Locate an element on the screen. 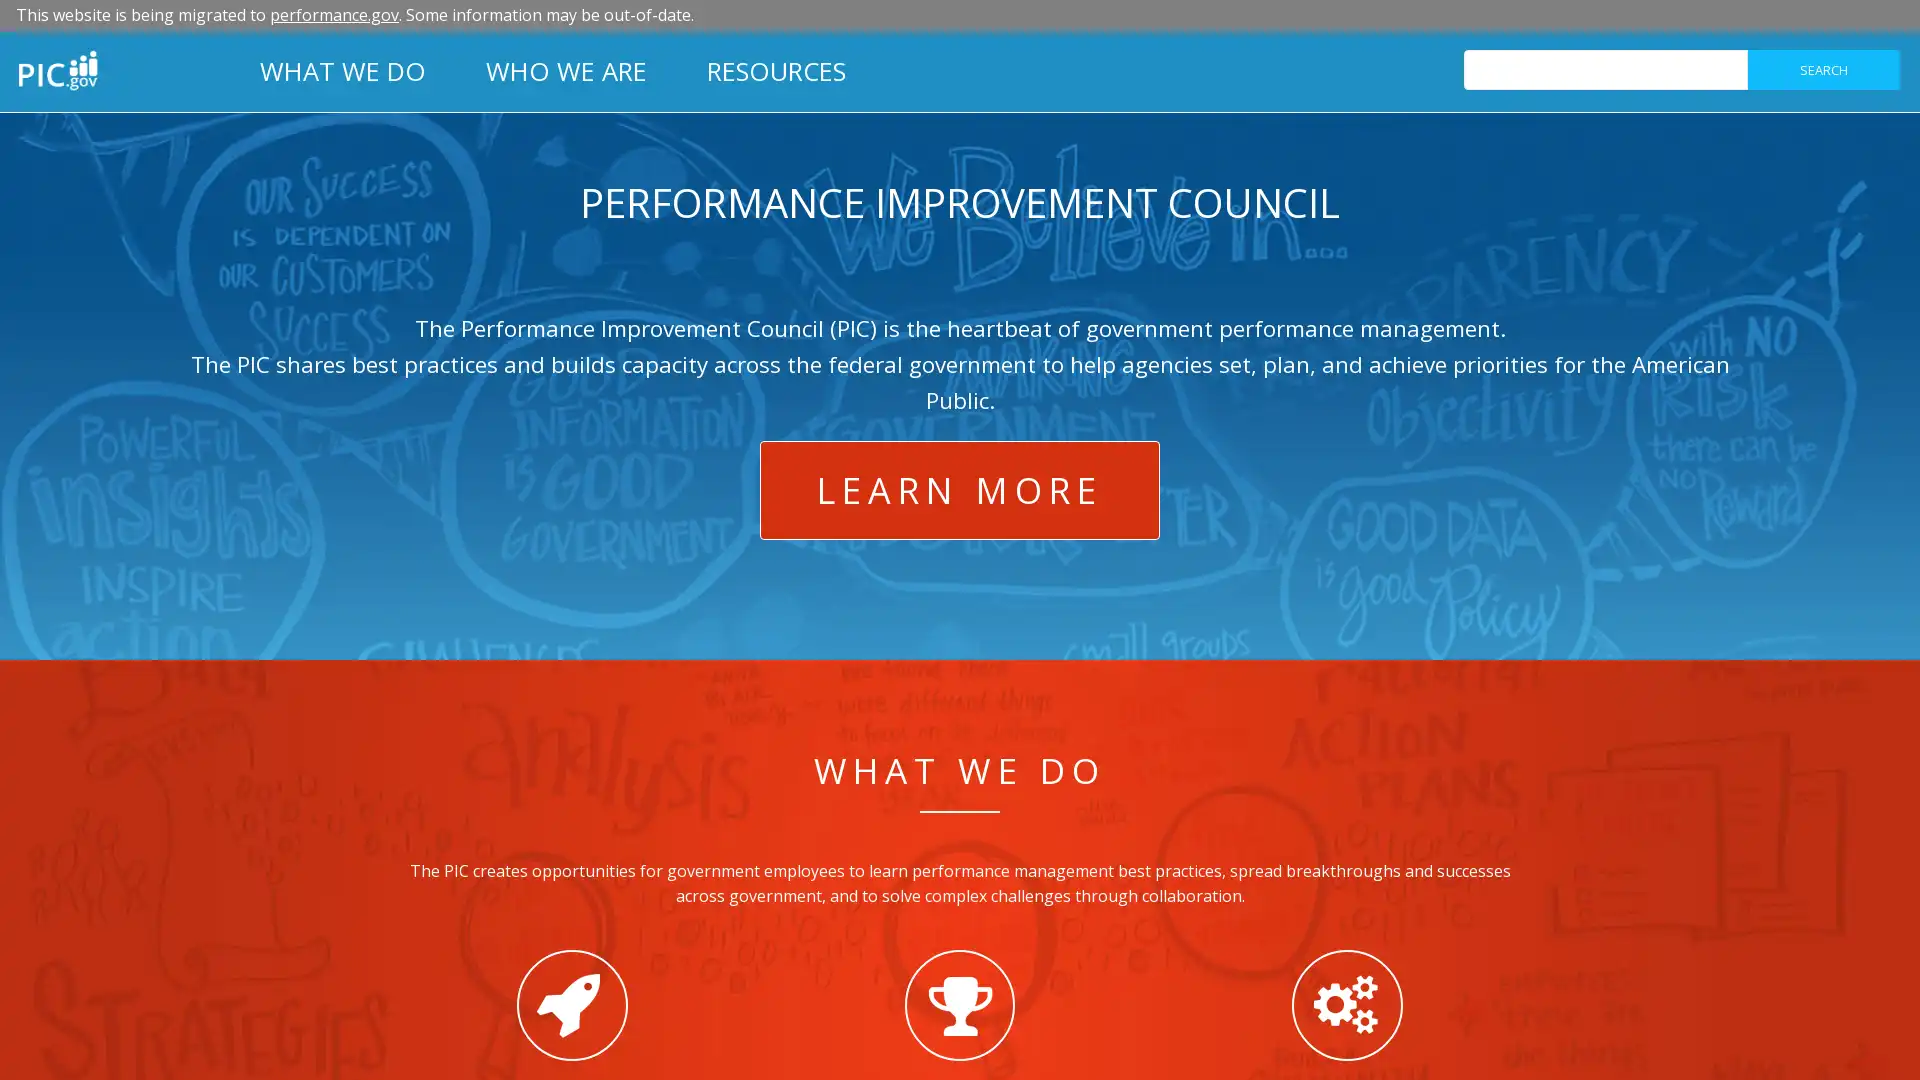  Search is located at coordinates (1823, 68).